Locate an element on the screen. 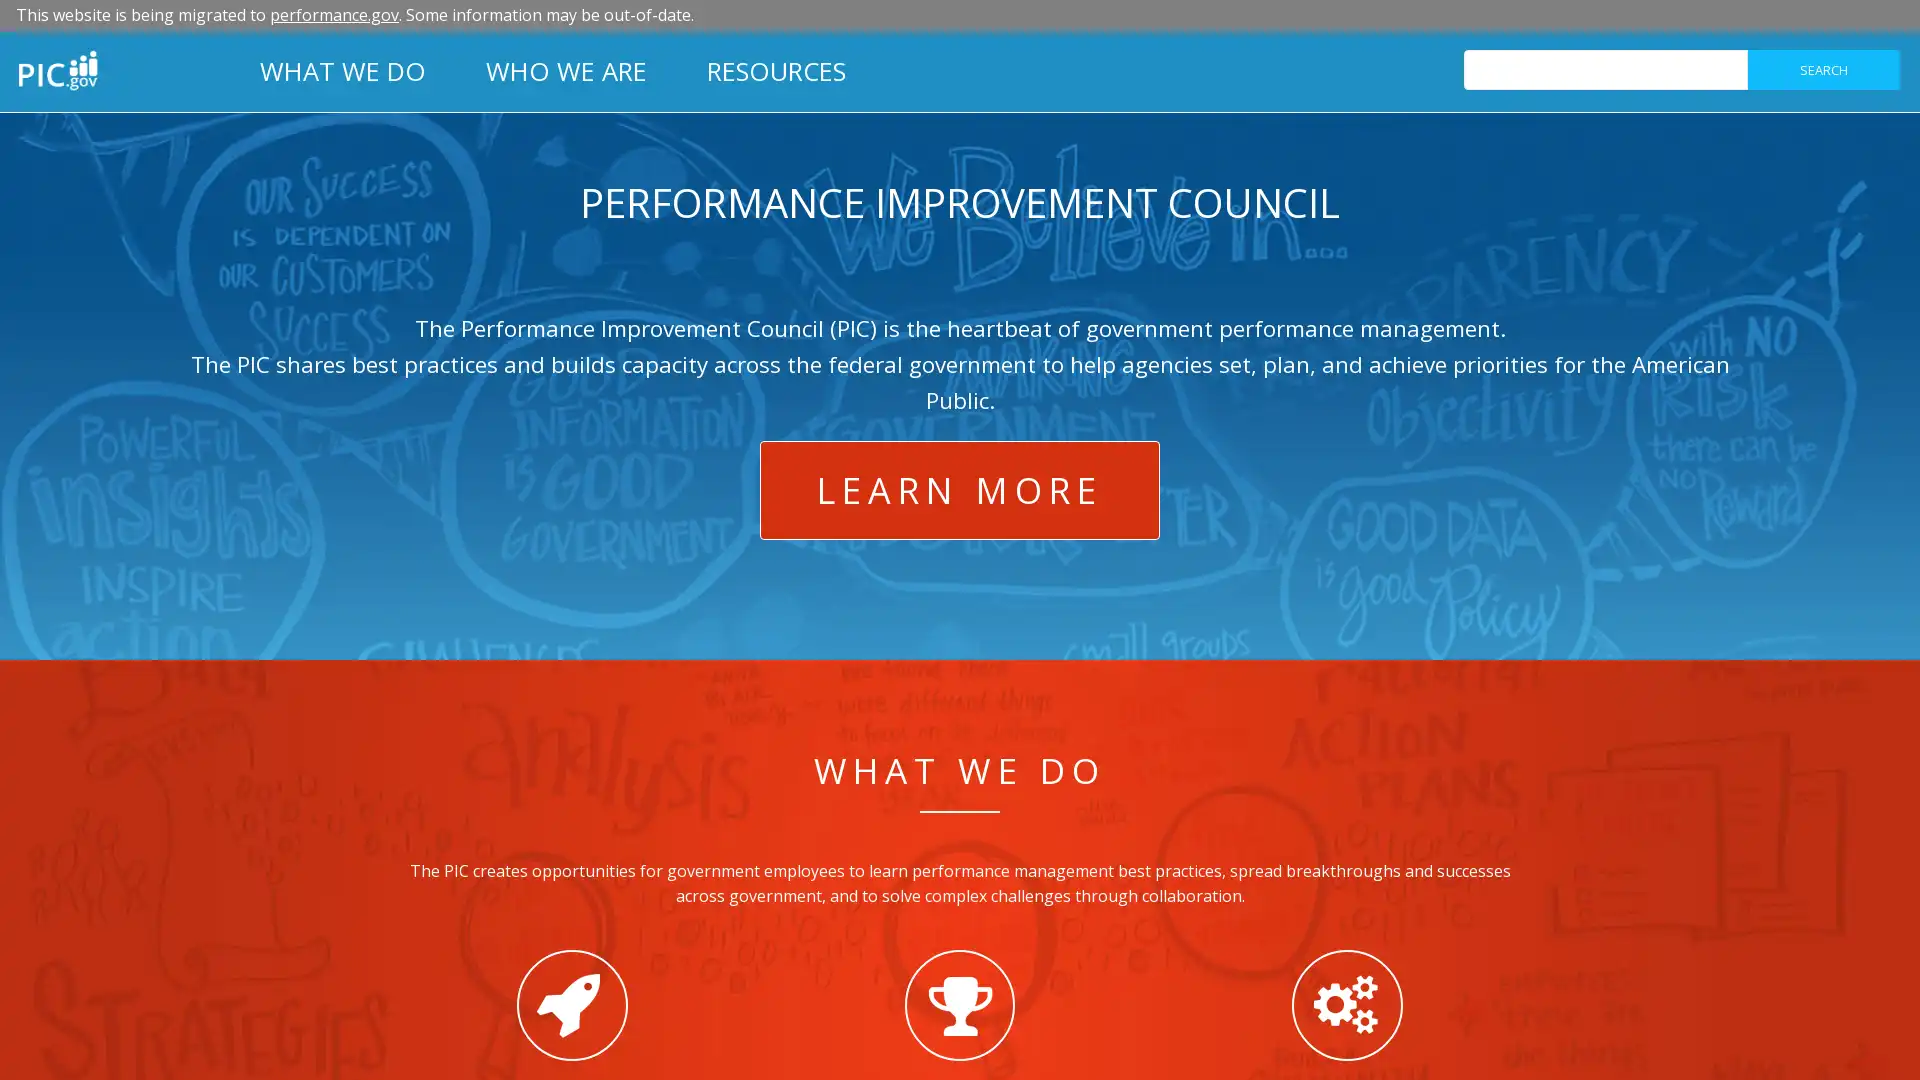  Search is located at coordinates (1823, 68).